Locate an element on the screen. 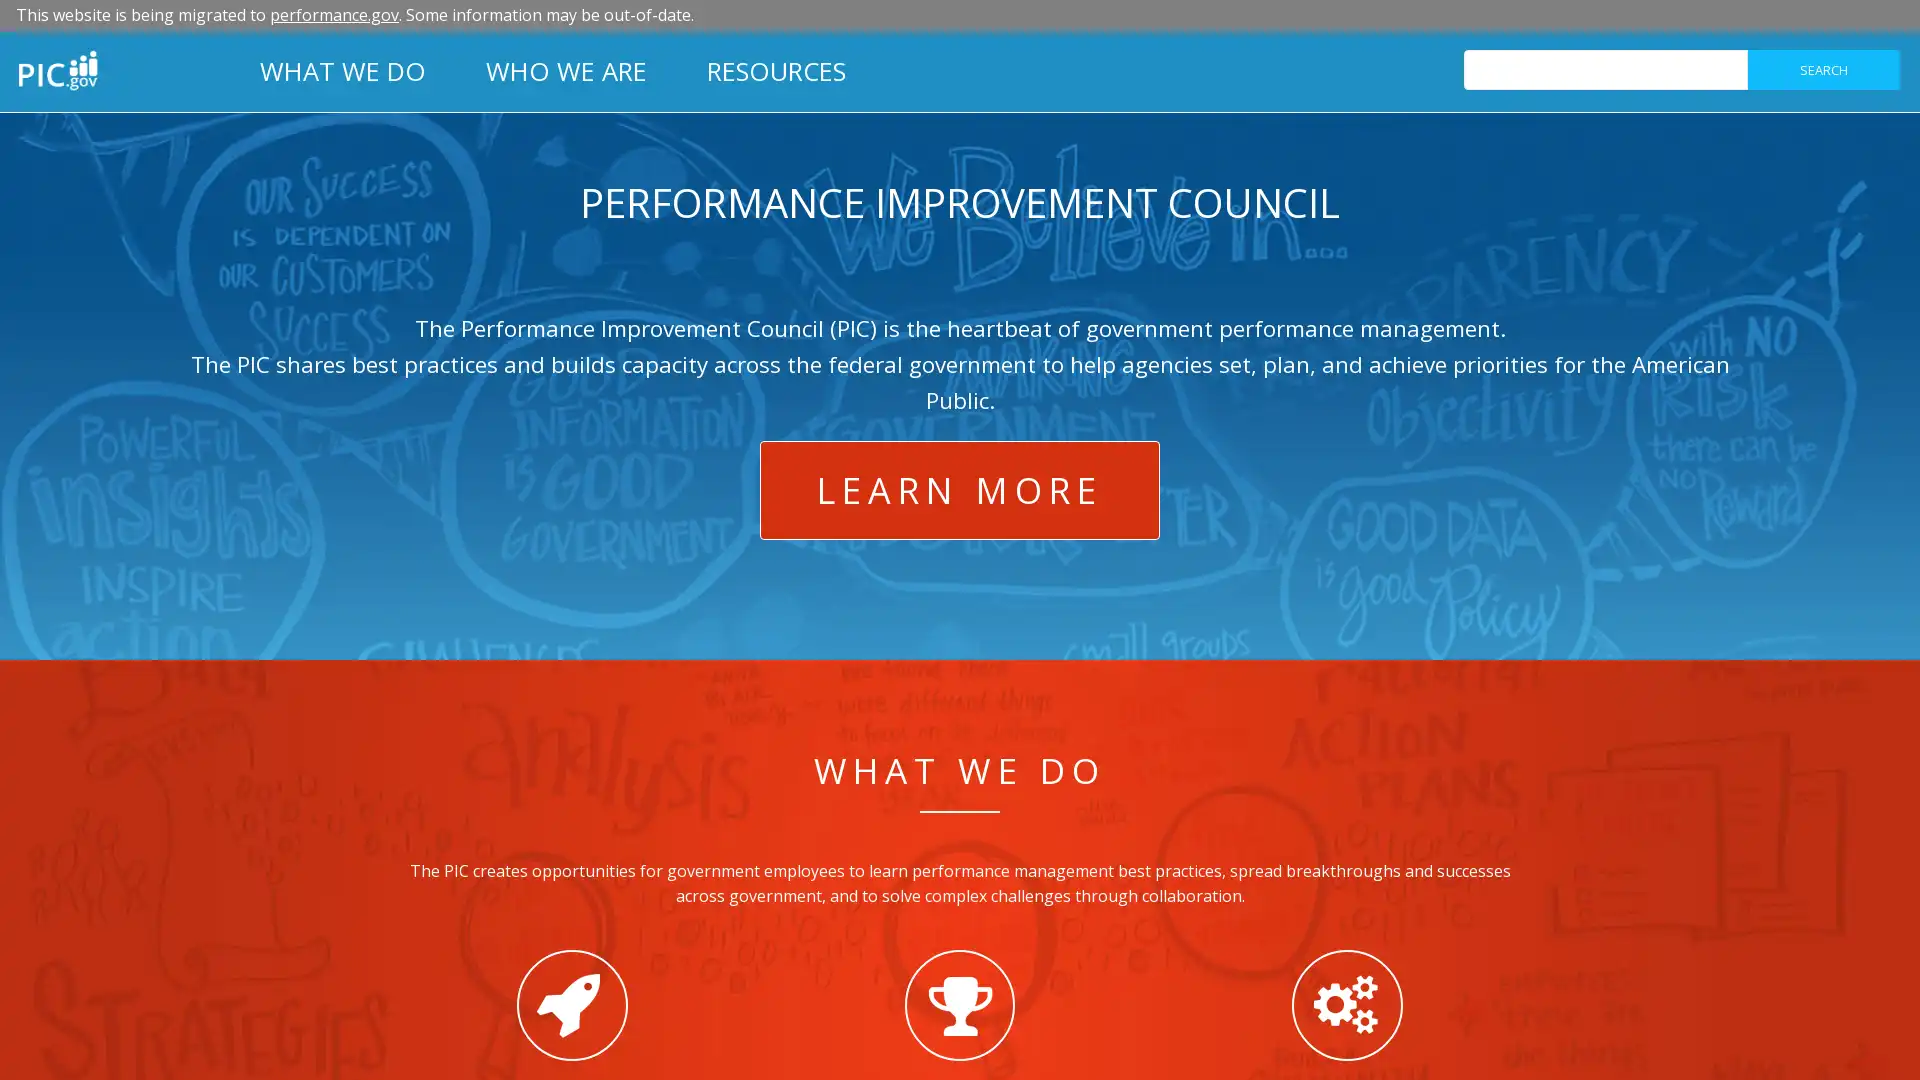  Search is located at coordinates (1823, 68).